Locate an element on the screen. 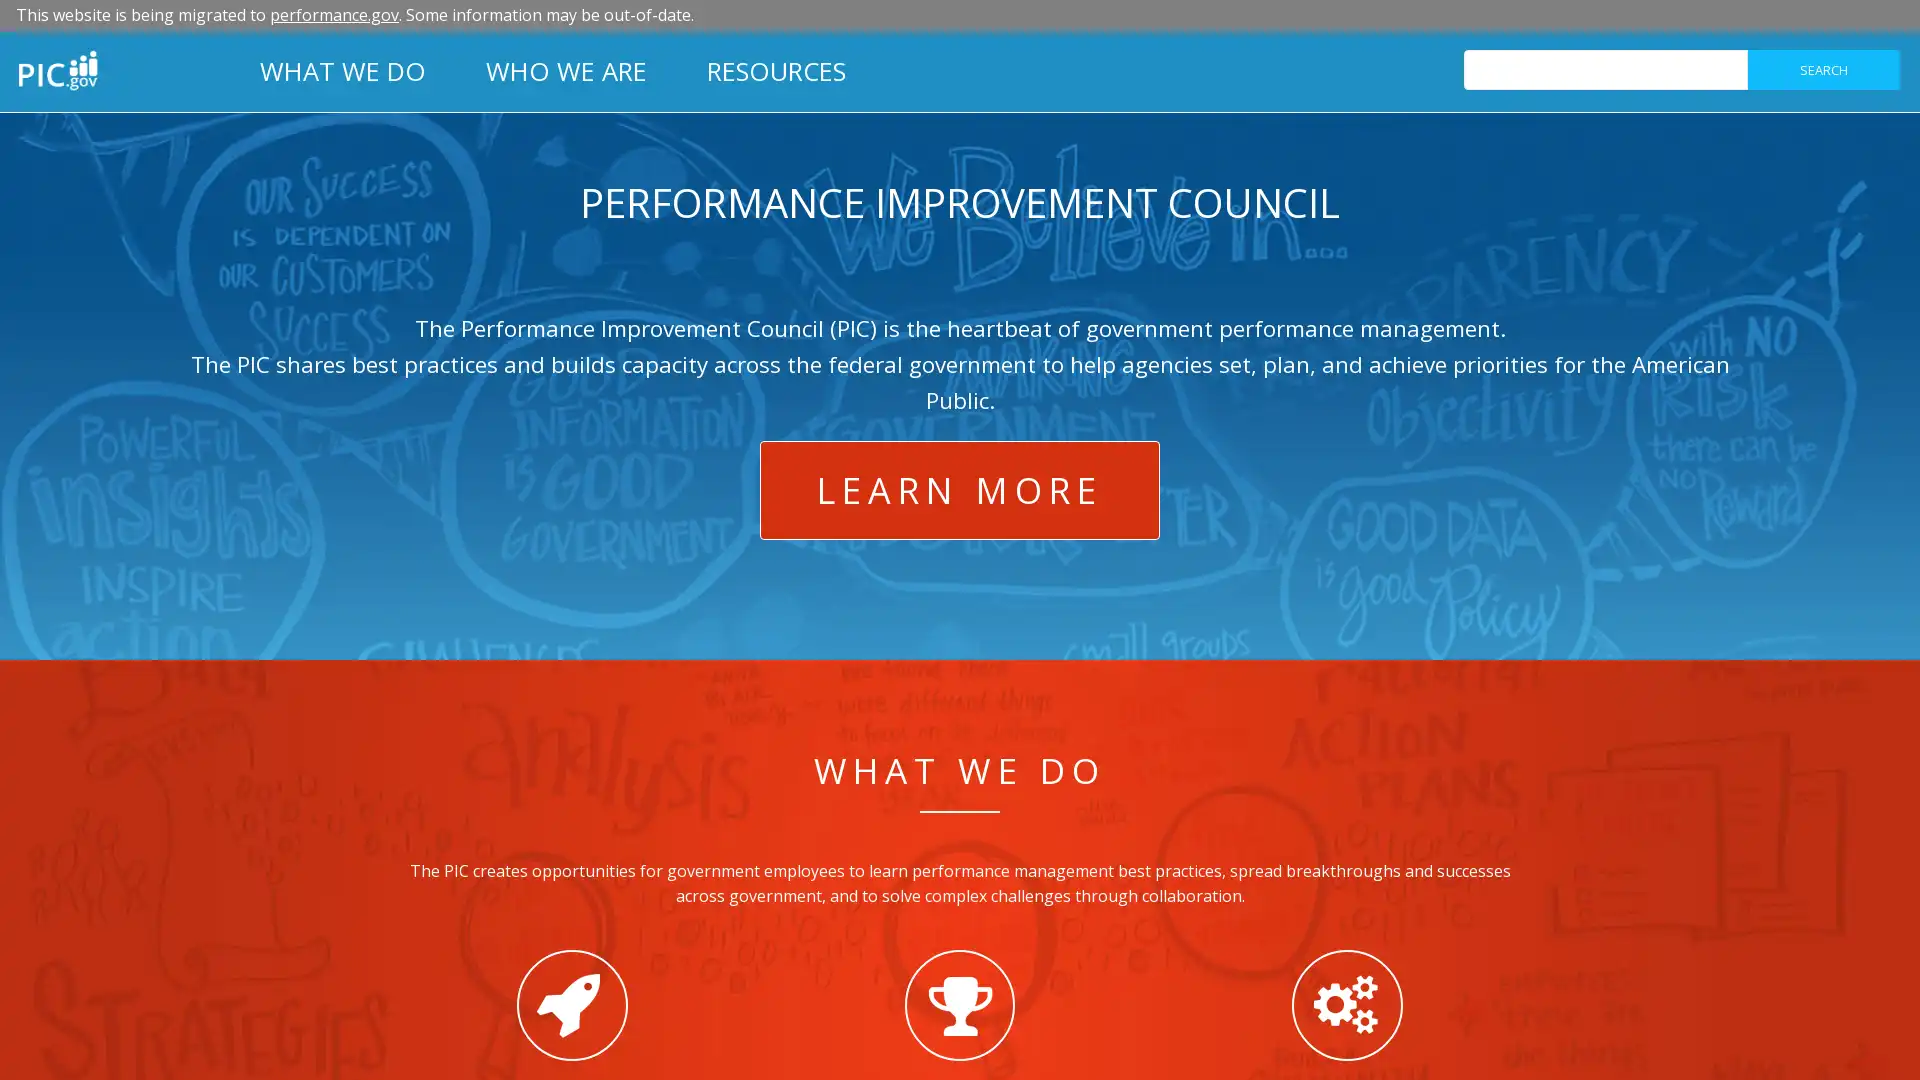  Search is located at coordinates (1823, 68).